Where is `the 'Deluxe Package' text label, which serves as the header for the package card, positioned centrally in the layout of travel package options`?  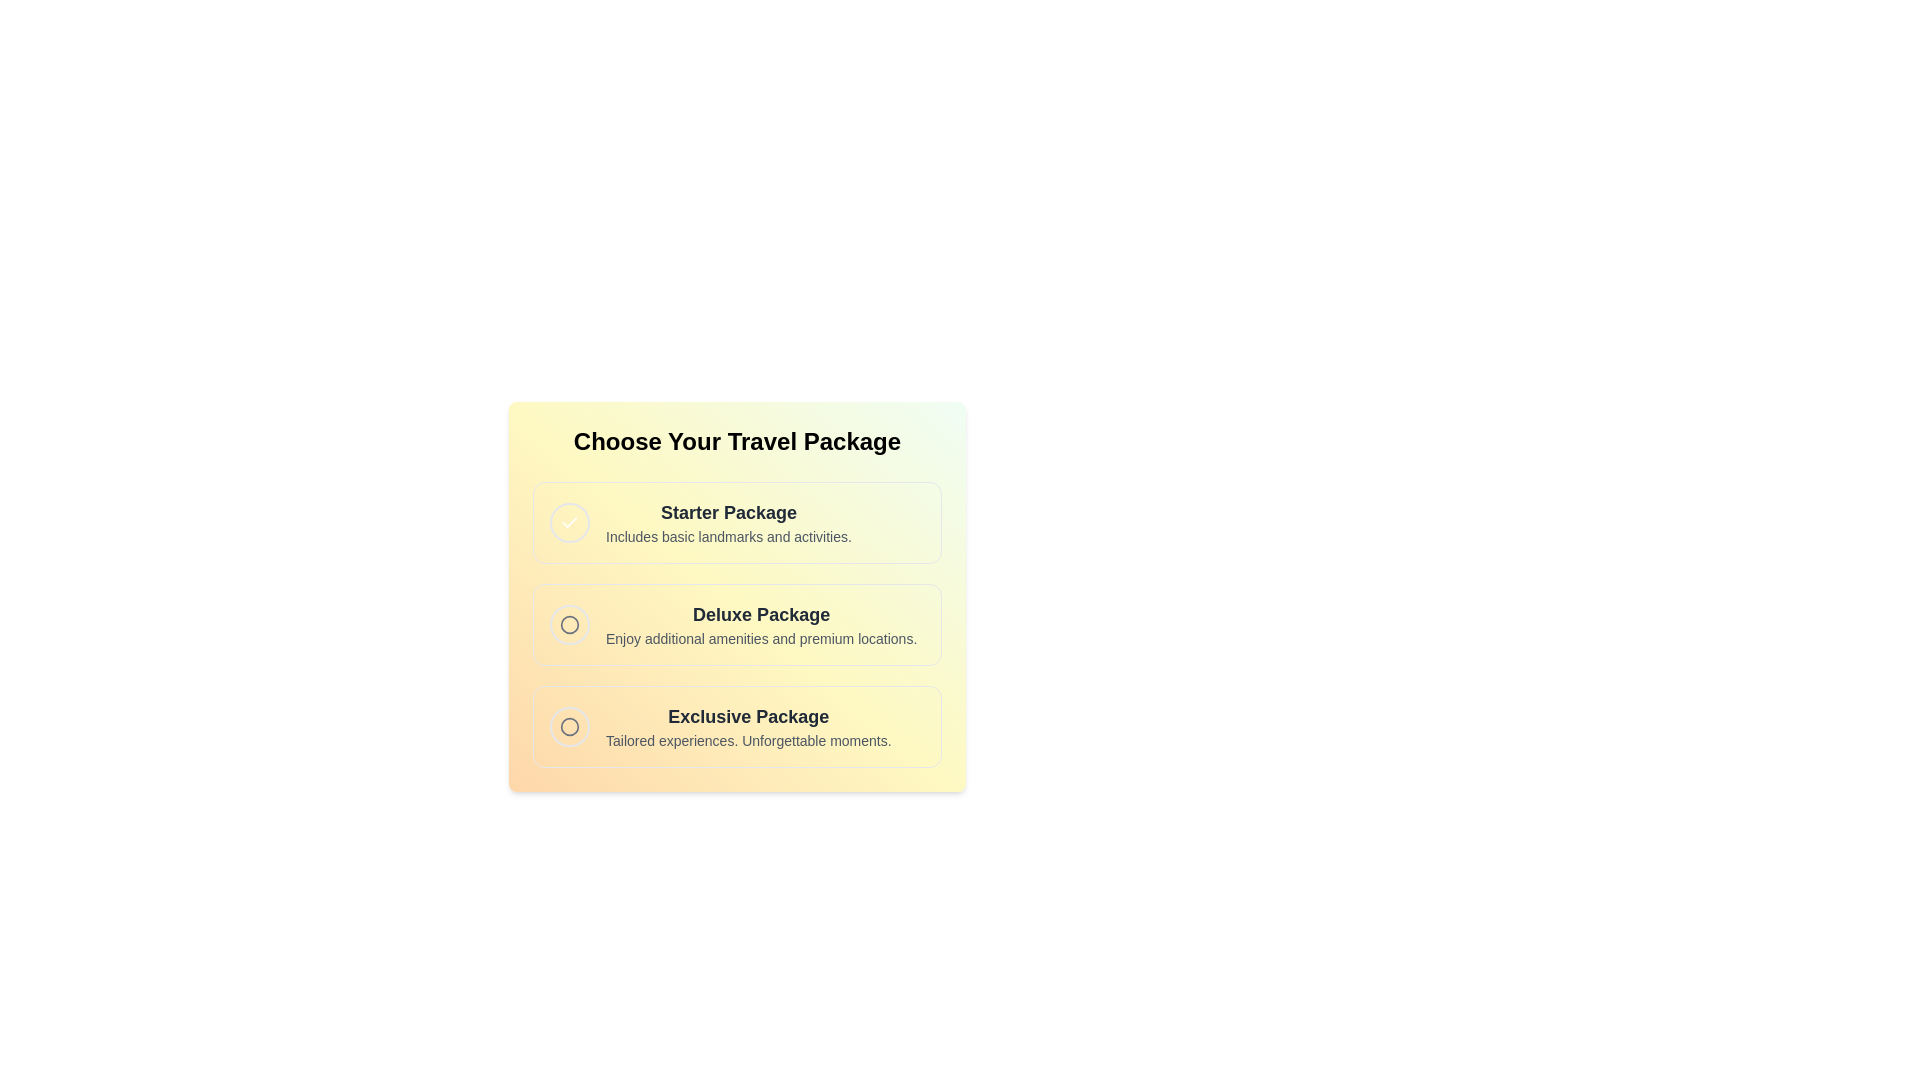 the 'Deluxe Package' text label, which serves as the header for the package card, positioned centrally in the layout of travel package options is located at coordinates (760, 613).